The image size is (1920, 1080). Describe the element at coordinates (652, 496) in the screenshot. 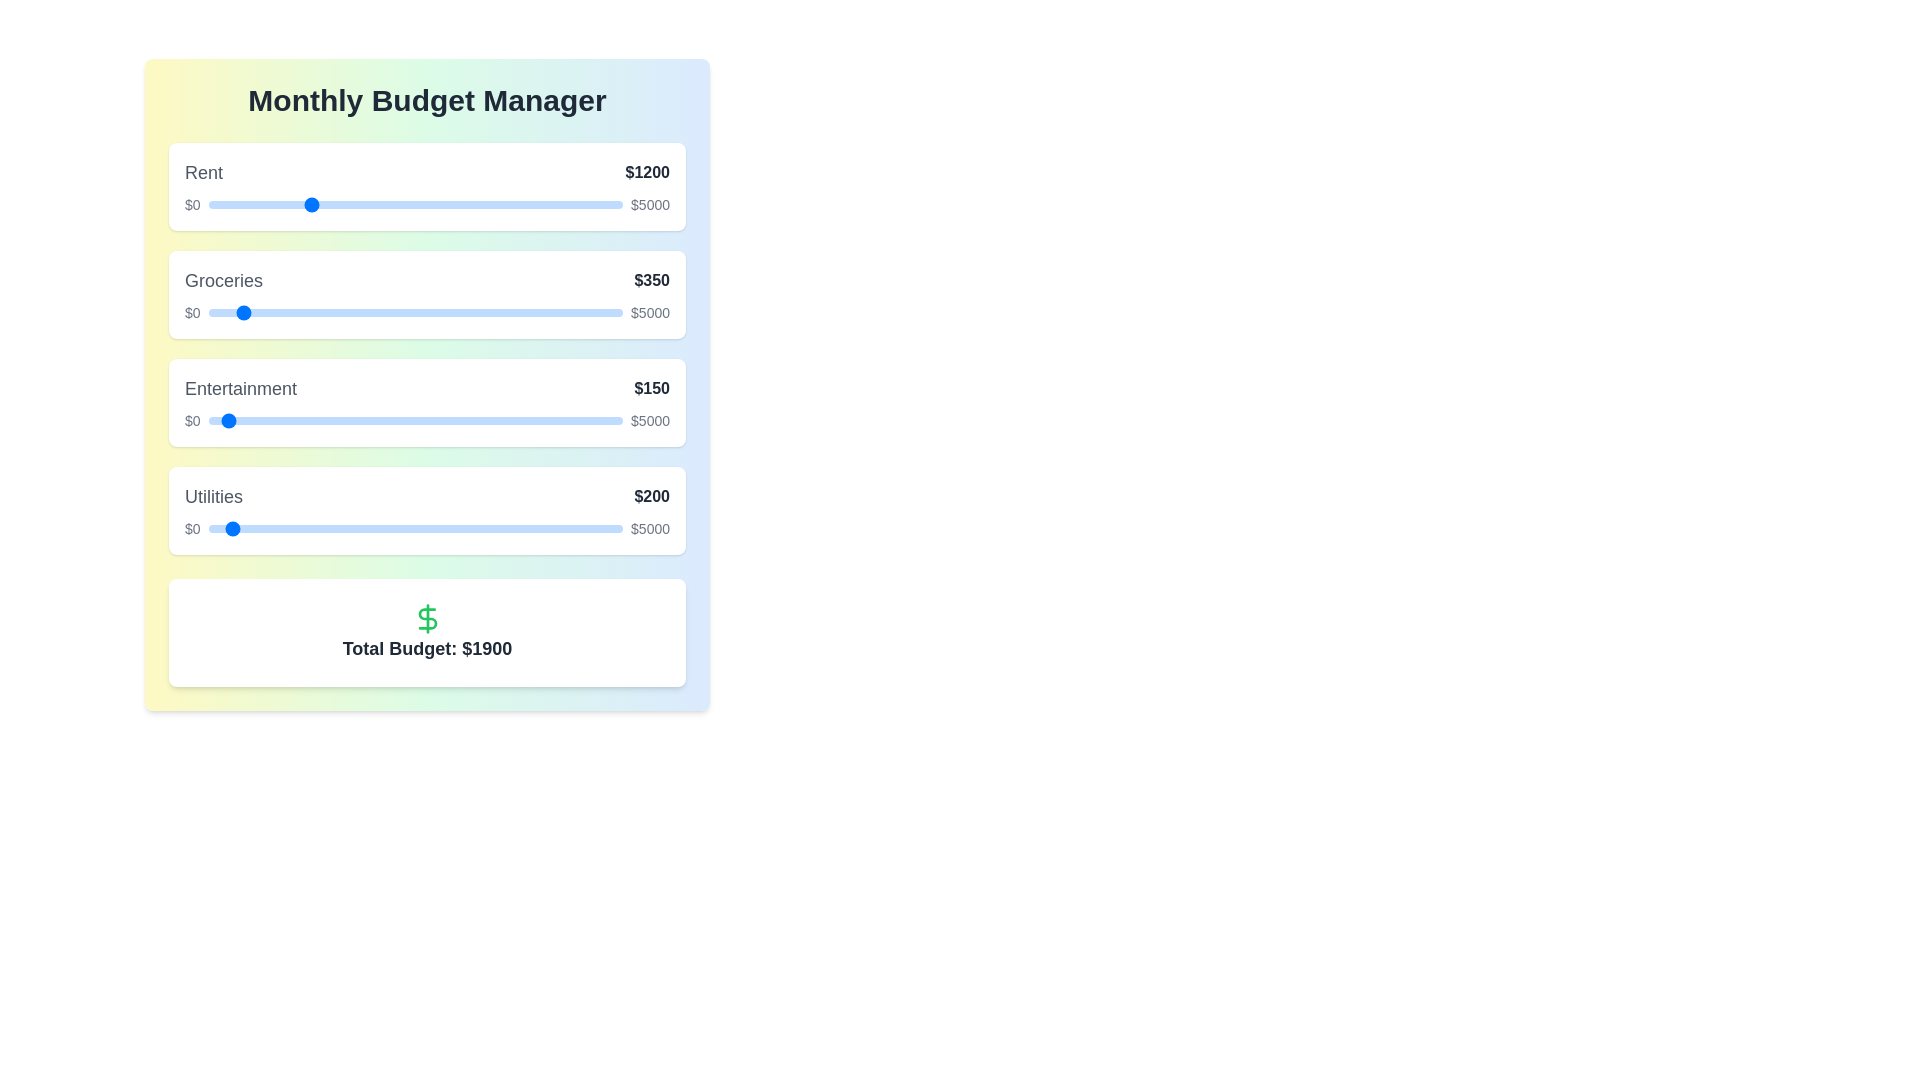

I see `the monetary value display for utilities in the budget manager application, located to the right of the 'Utilities' label` at that location.